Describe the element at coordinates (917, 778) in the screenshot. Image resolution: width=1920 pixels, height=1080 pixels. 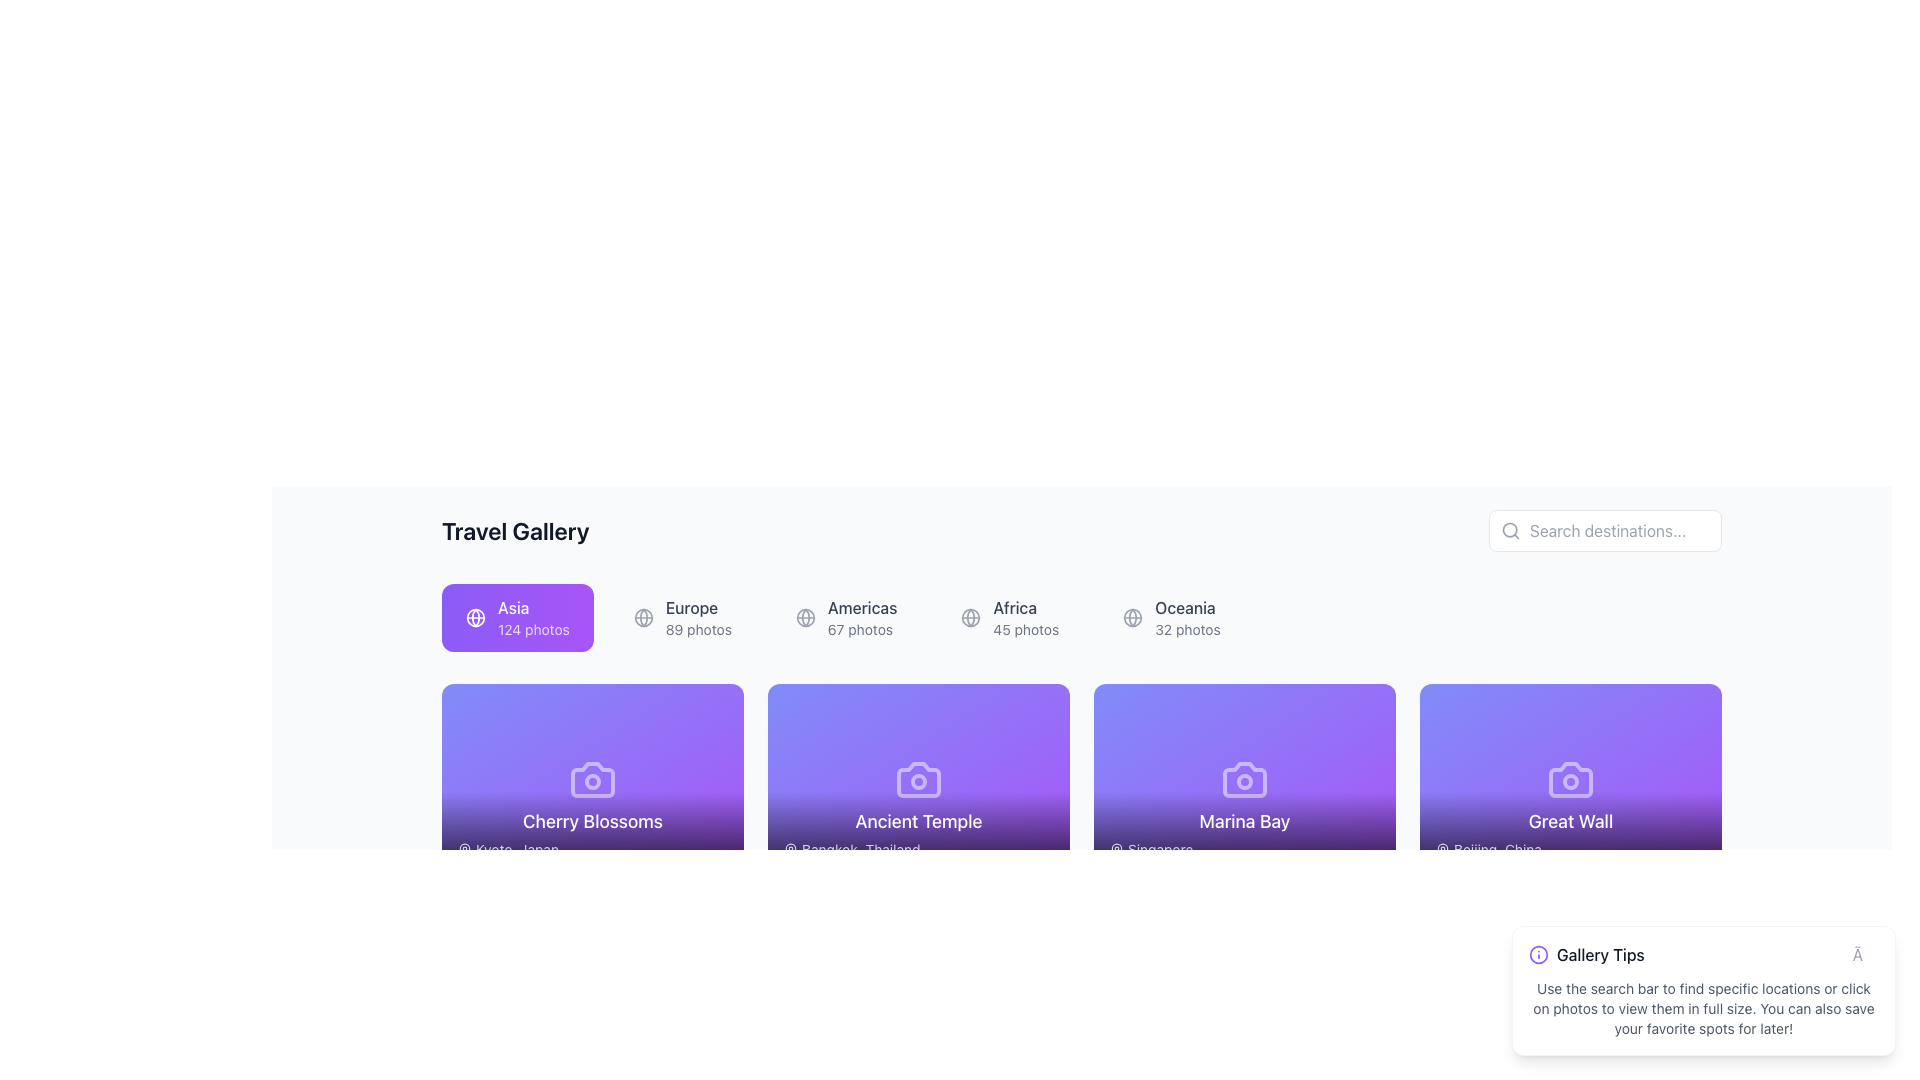
I see `the camera icon located in the 'Ancient Temple' card, which is positioned in the second column of the first row under the 'Travel Gallery' heading` at that location.